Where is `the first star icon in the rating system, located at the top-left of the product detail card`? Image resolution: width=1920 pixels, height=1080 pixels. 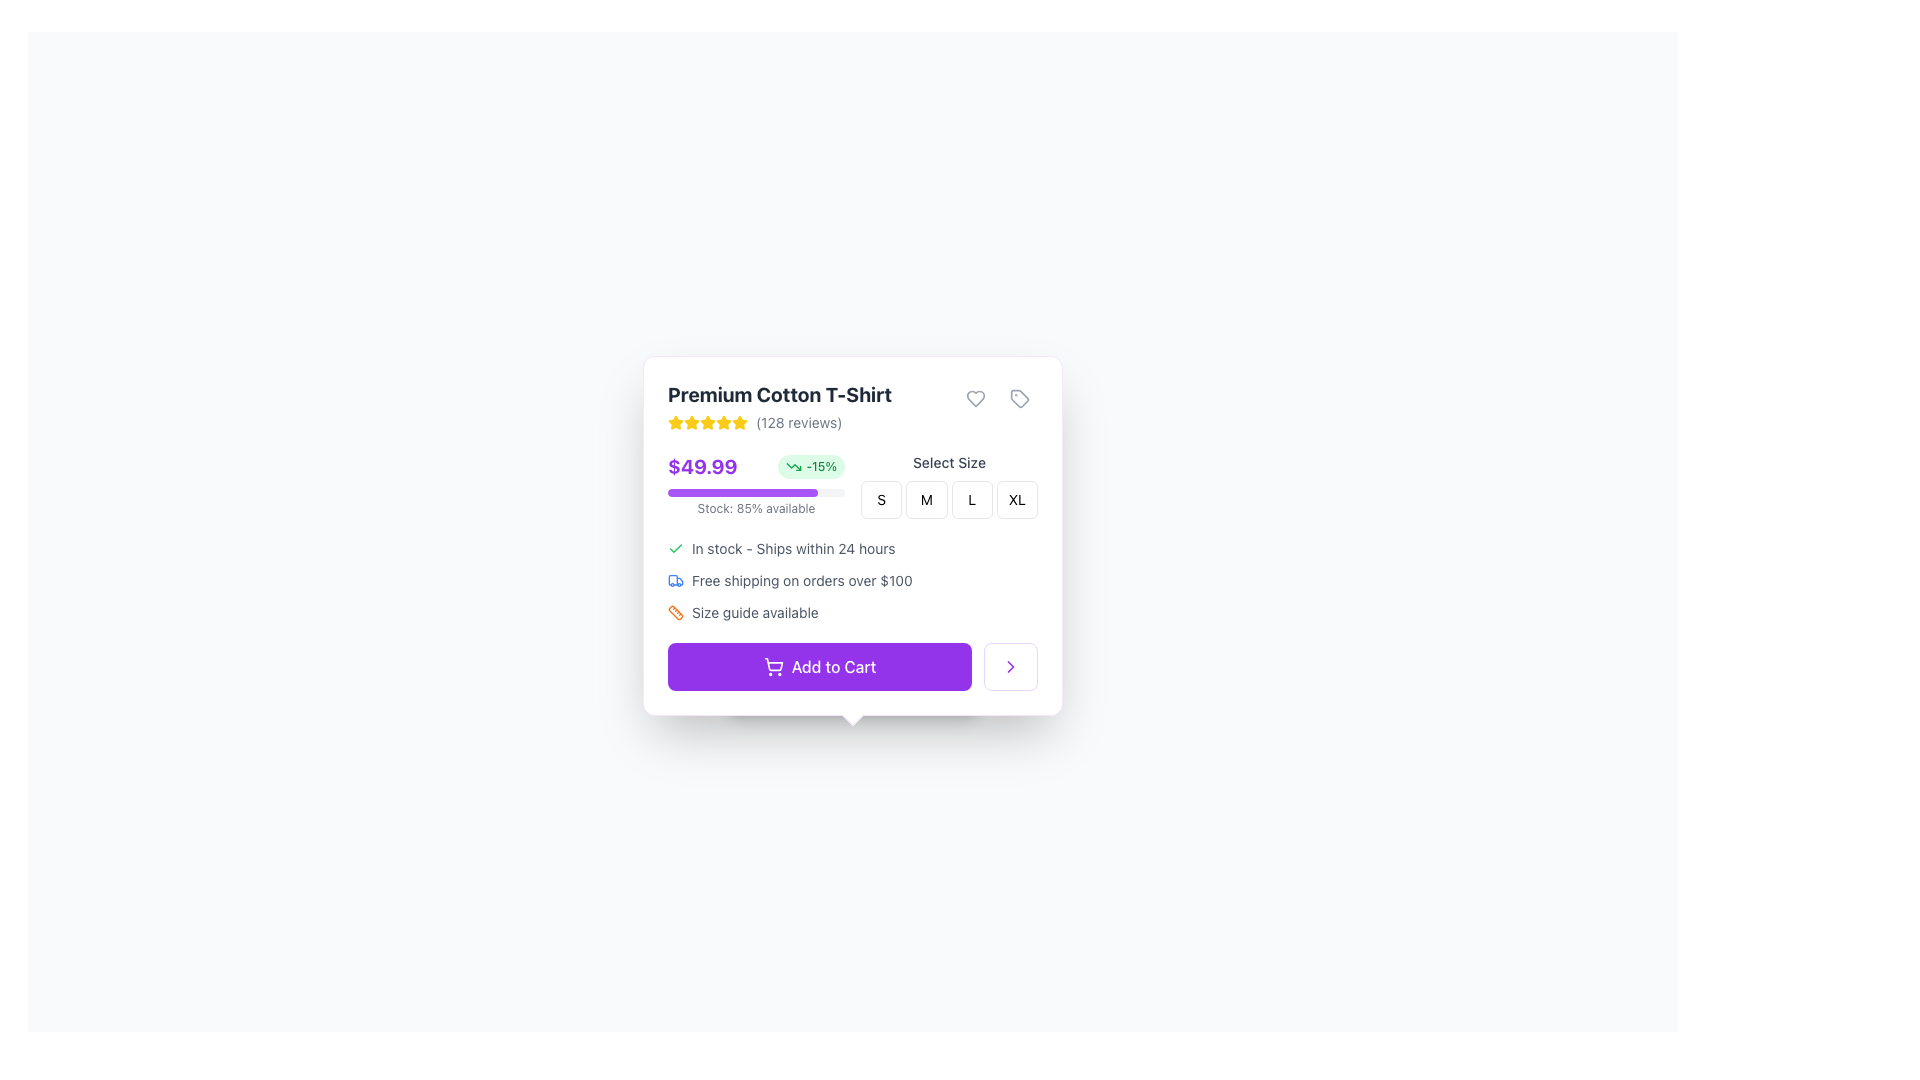
the first star icon in the rating system, located at the top-left of the product detail card is located at coordinates (691, 421).